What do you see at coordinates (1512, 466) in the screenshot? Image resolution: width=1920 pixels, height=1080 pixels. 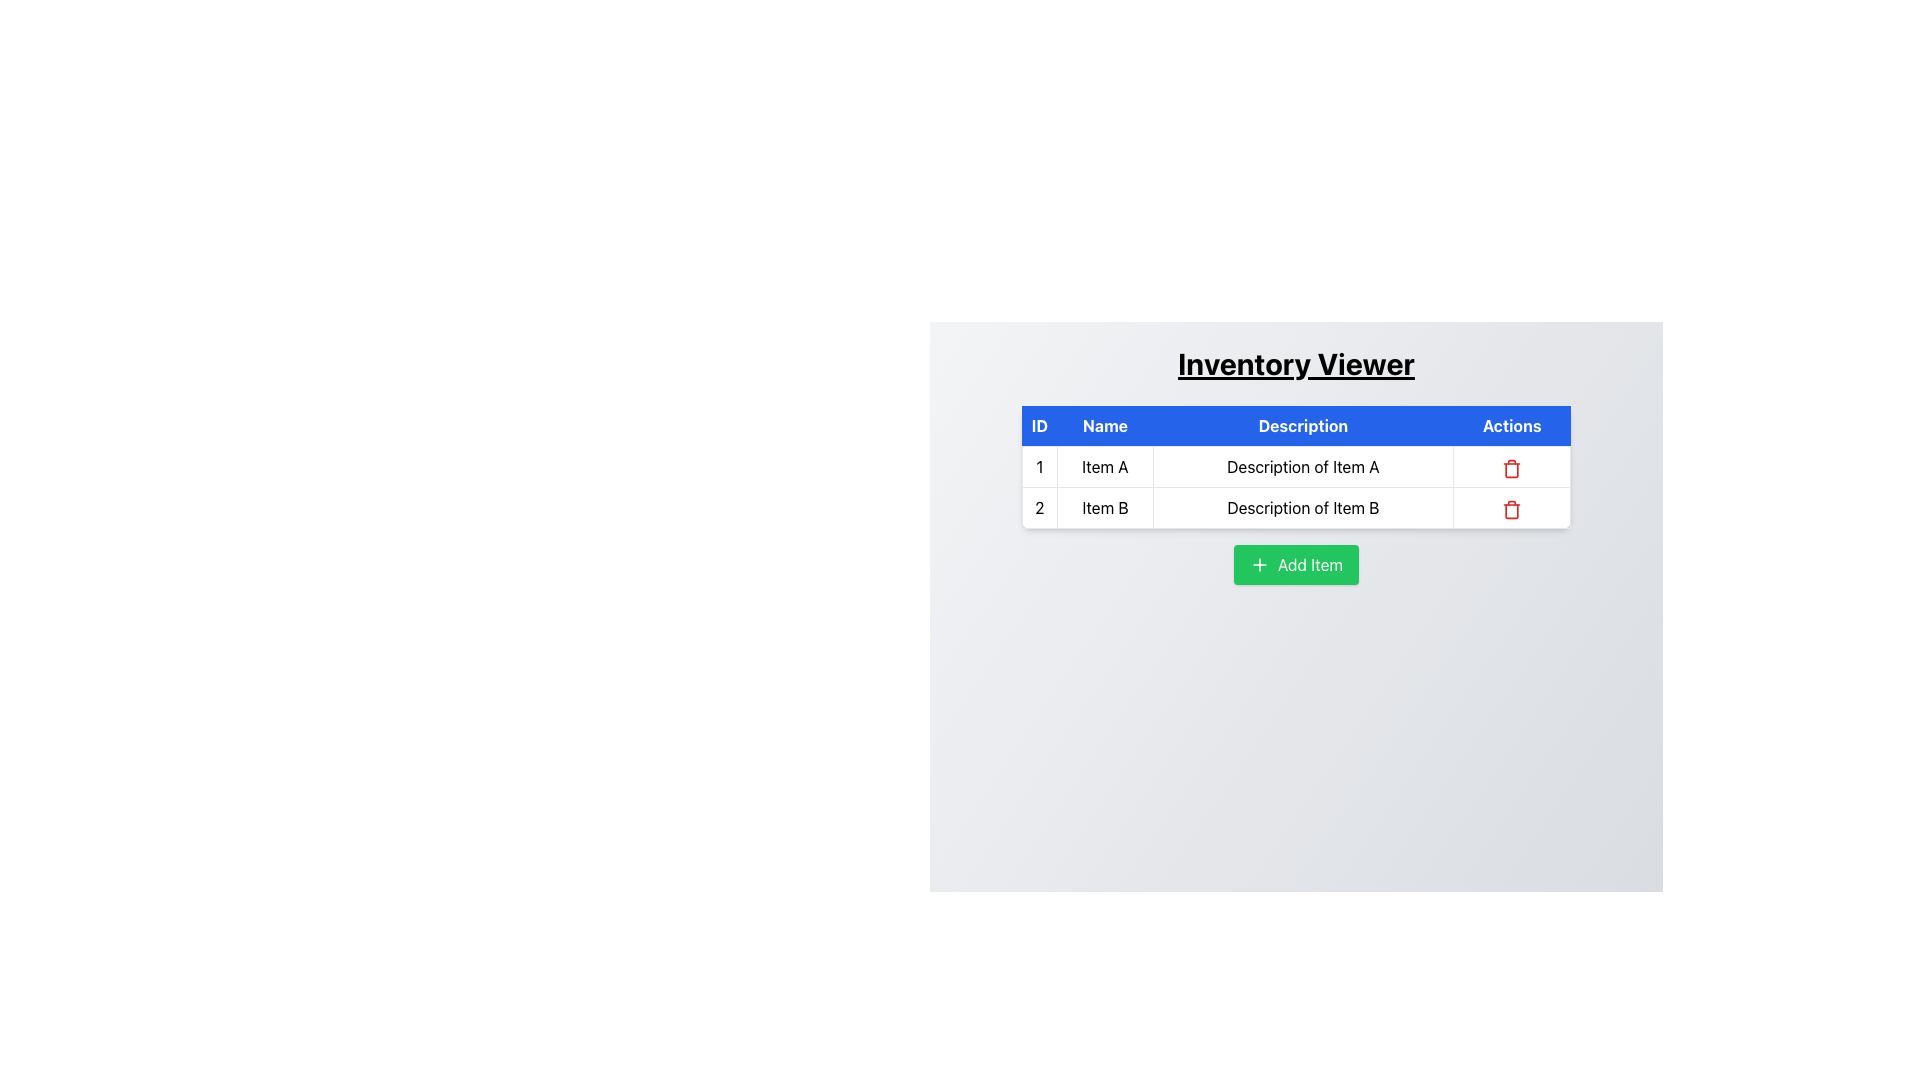 I see `the delete button represented by an icon in the Actions column of the first row for 'Description of Item A'` at bounding box center [1512, 466].